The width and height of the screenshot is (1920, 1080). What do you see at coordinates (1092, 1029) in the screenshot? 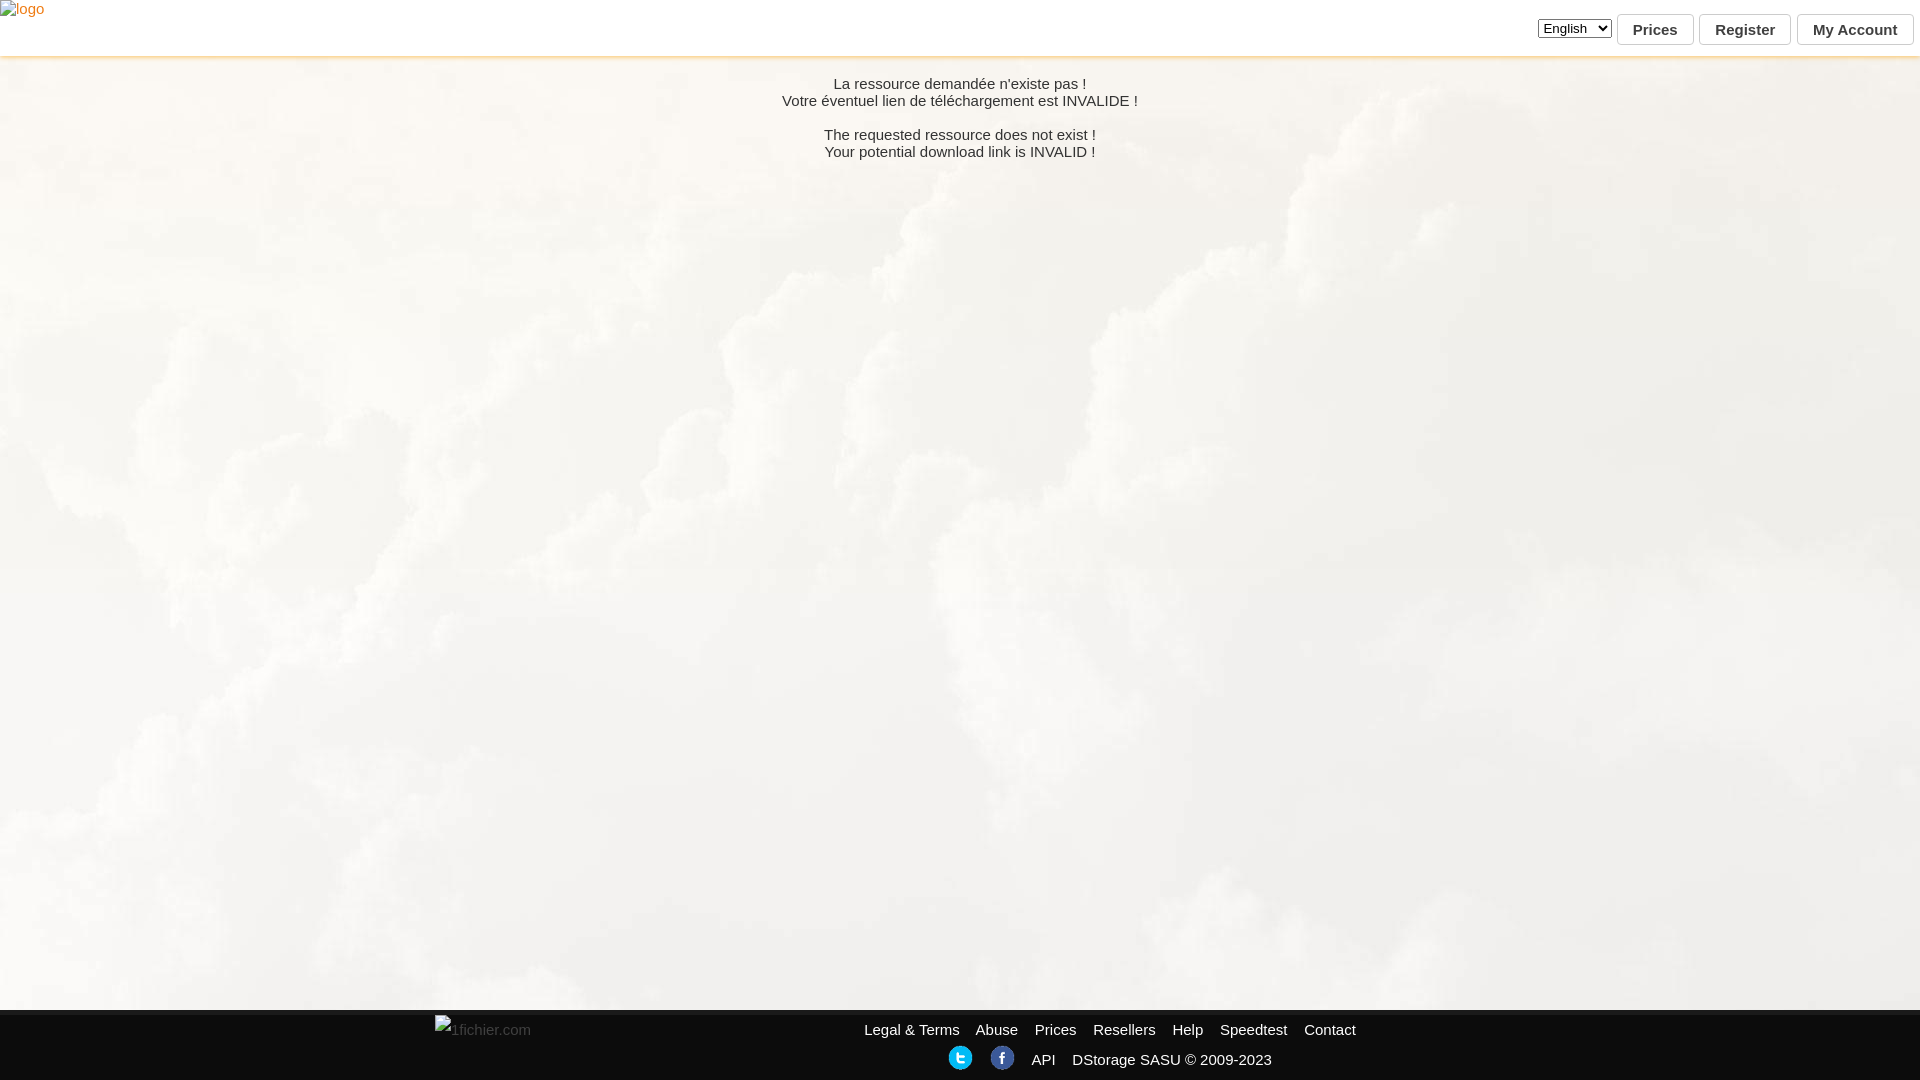
I see `'Resellers'` at bounding box center [1092, 1029].